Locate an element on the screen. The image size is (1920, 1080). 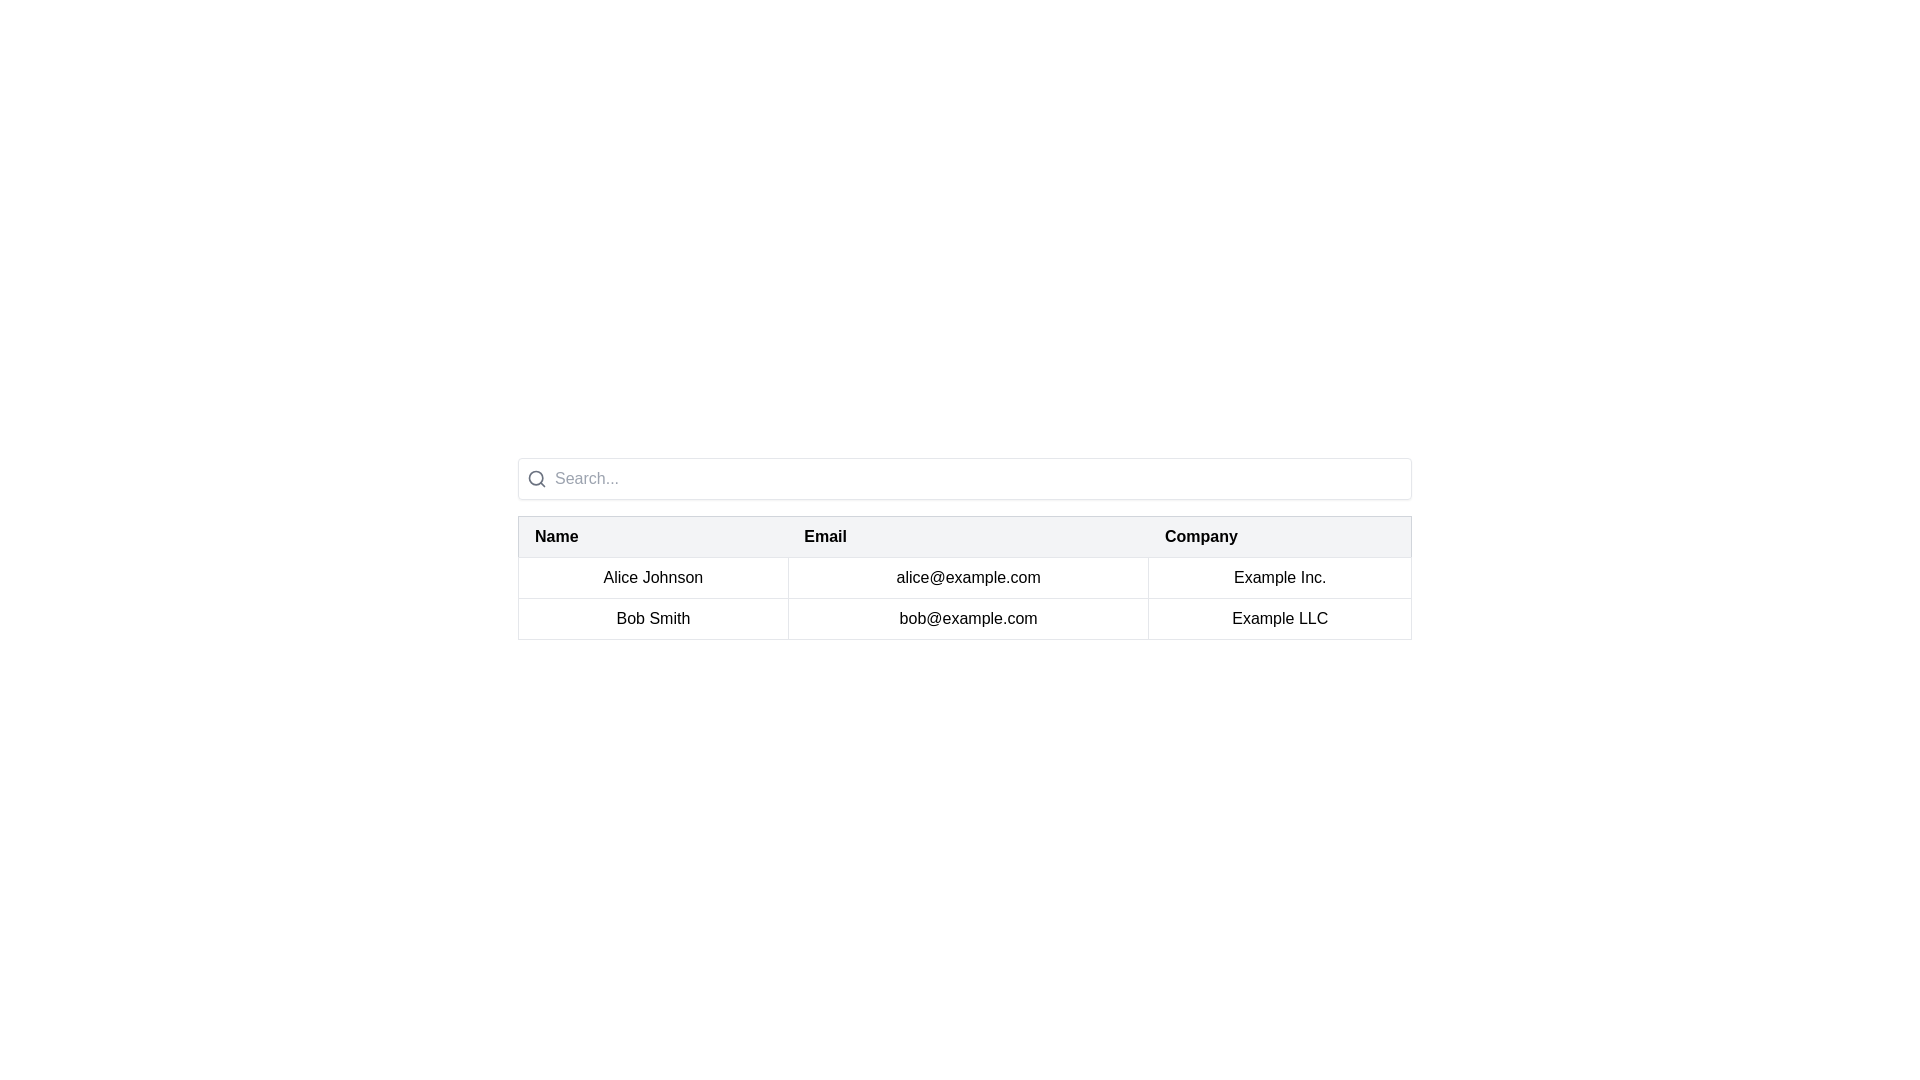
the text display element containing 'Example Inc.' in the 'Company' column of the data table is located at coordinates (1280, 578).